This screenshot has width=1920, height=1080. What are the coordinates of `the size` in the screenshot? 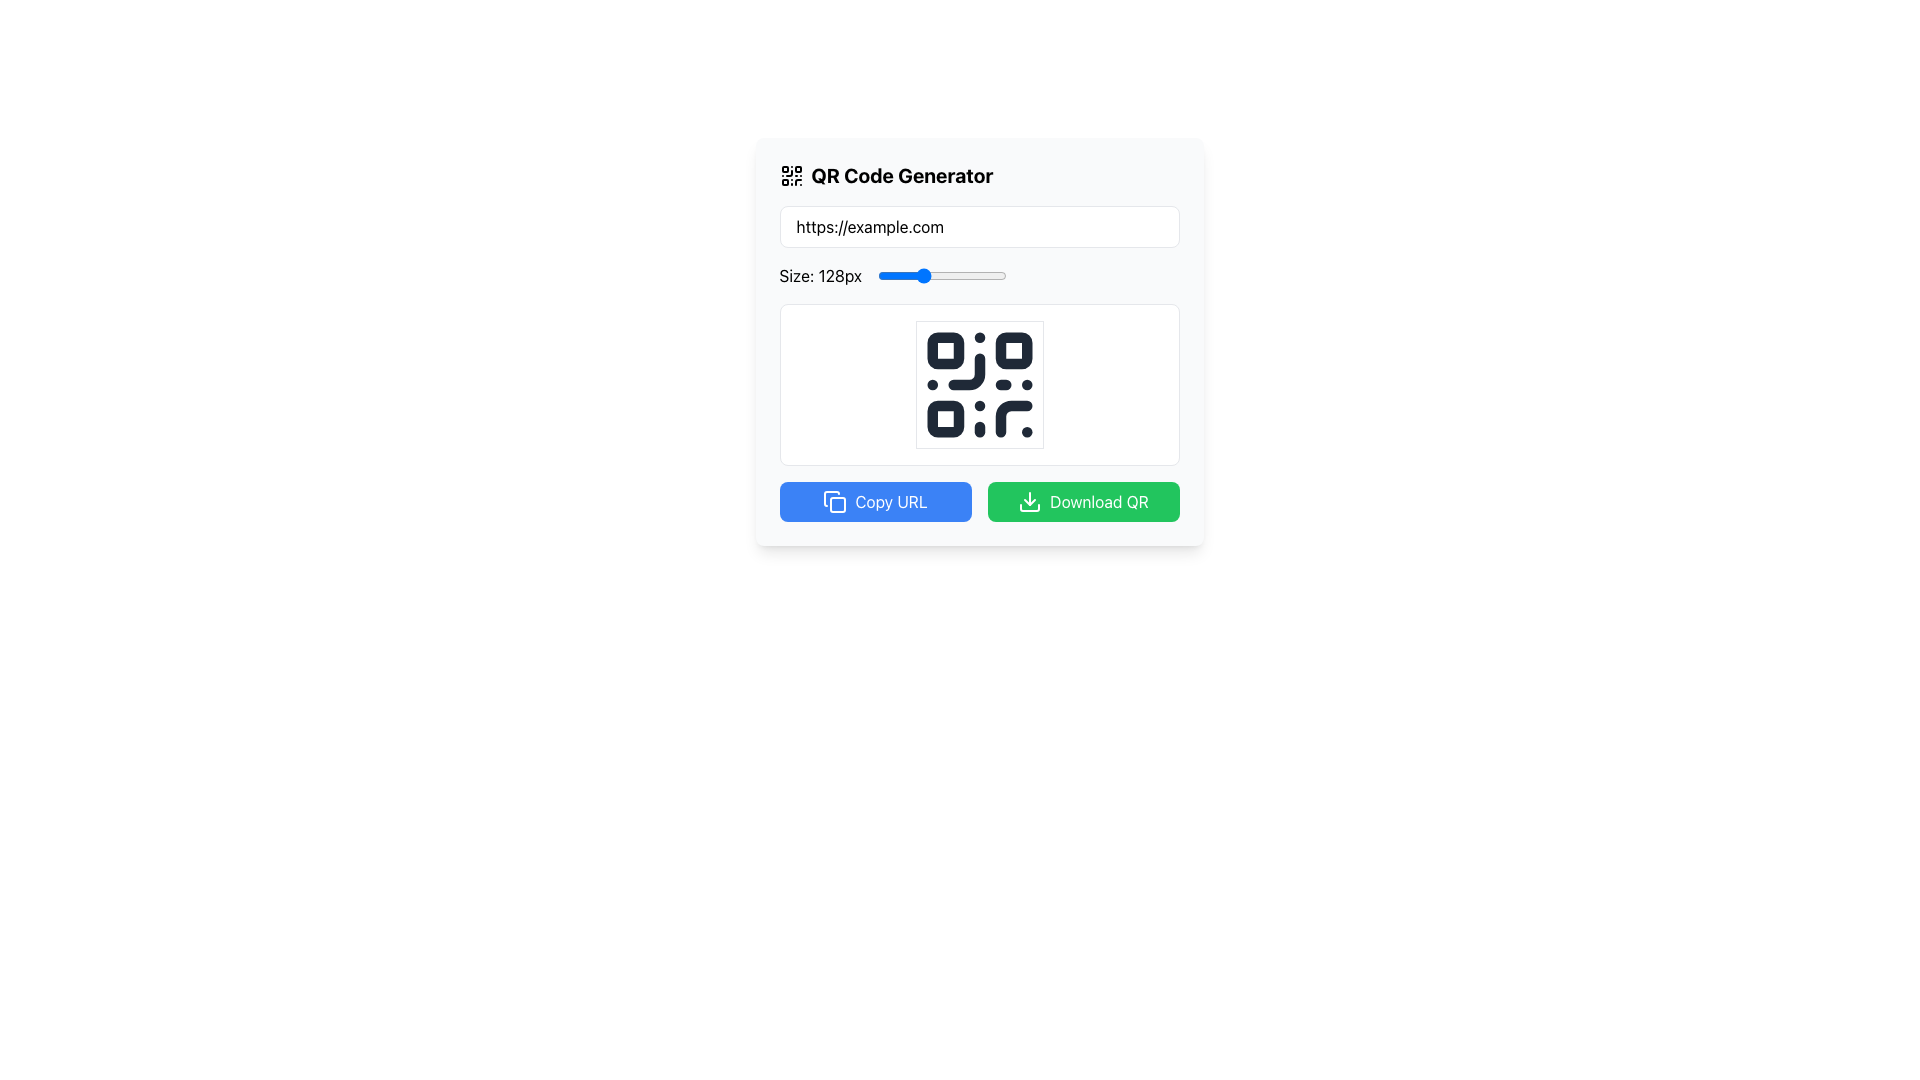 It's located at (915, 276).